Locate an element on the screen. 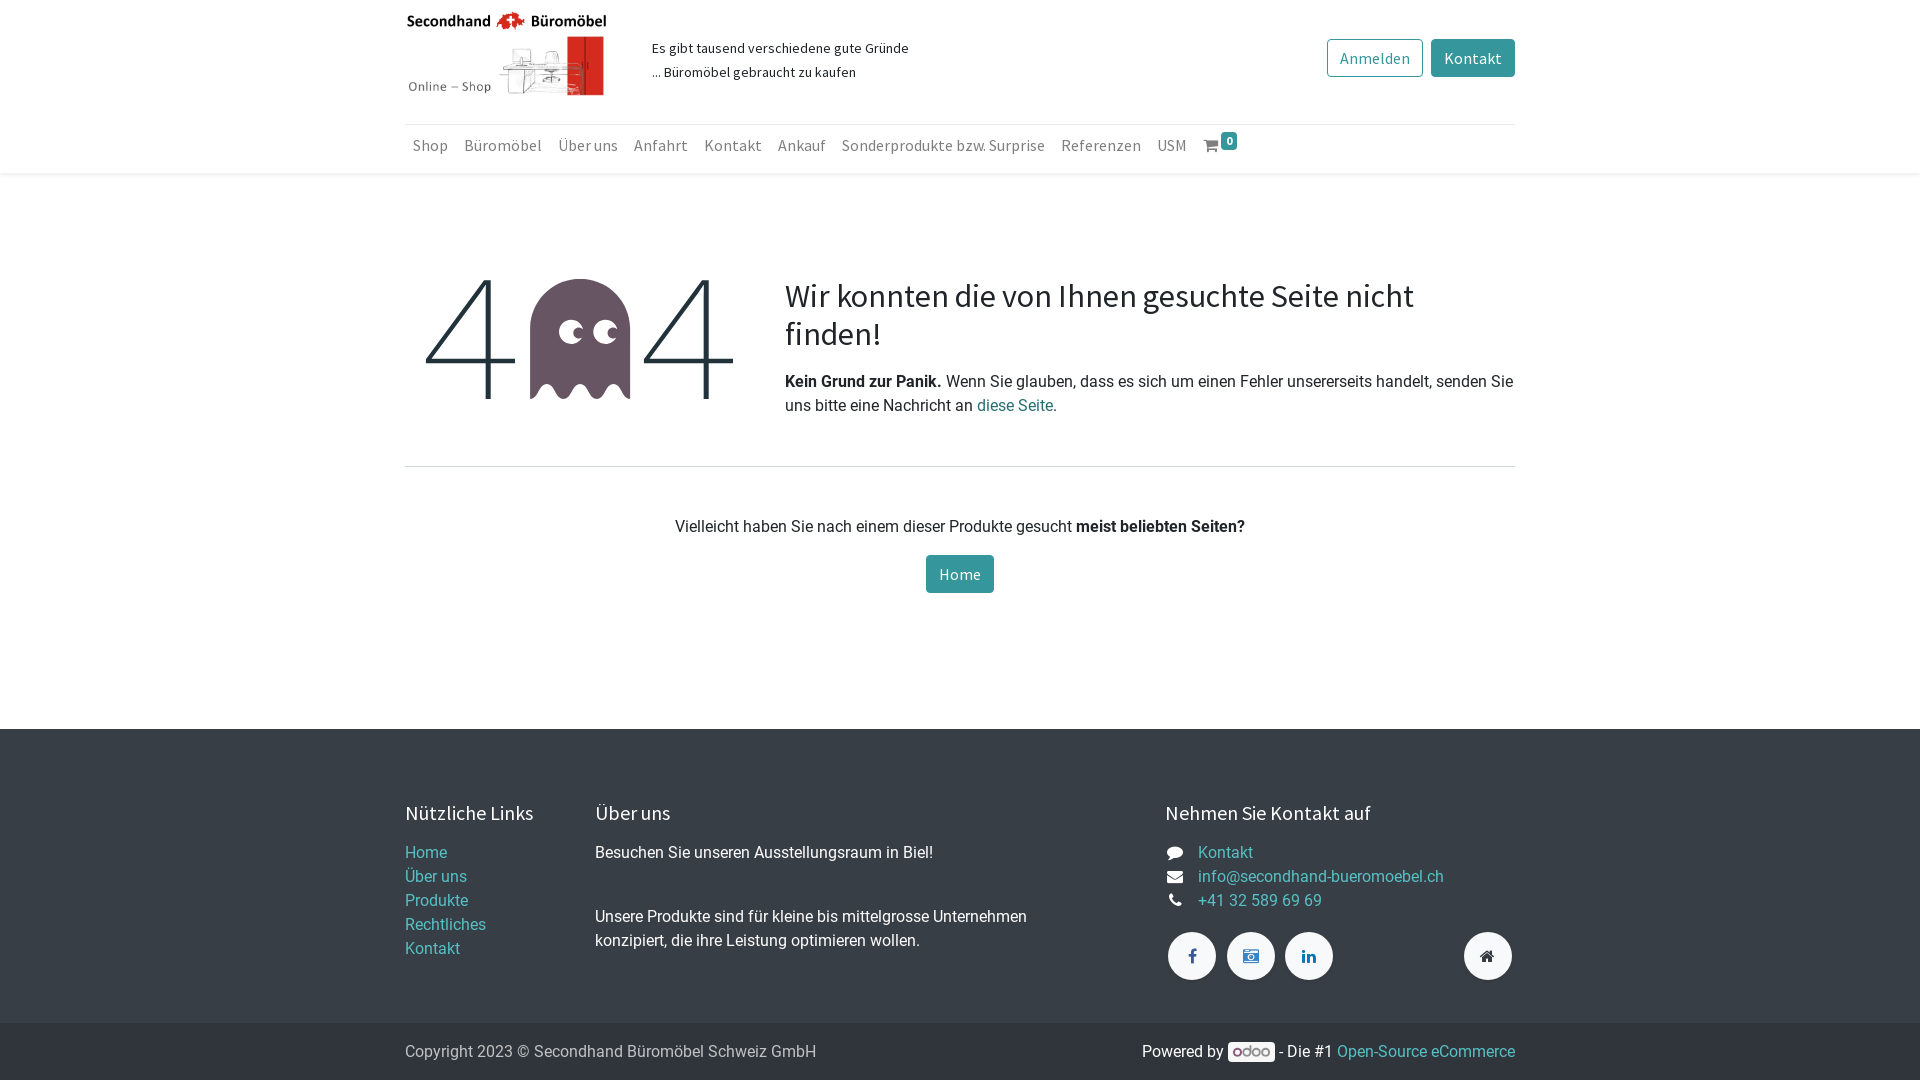  'USM' is located at coordinates (1171, 144).